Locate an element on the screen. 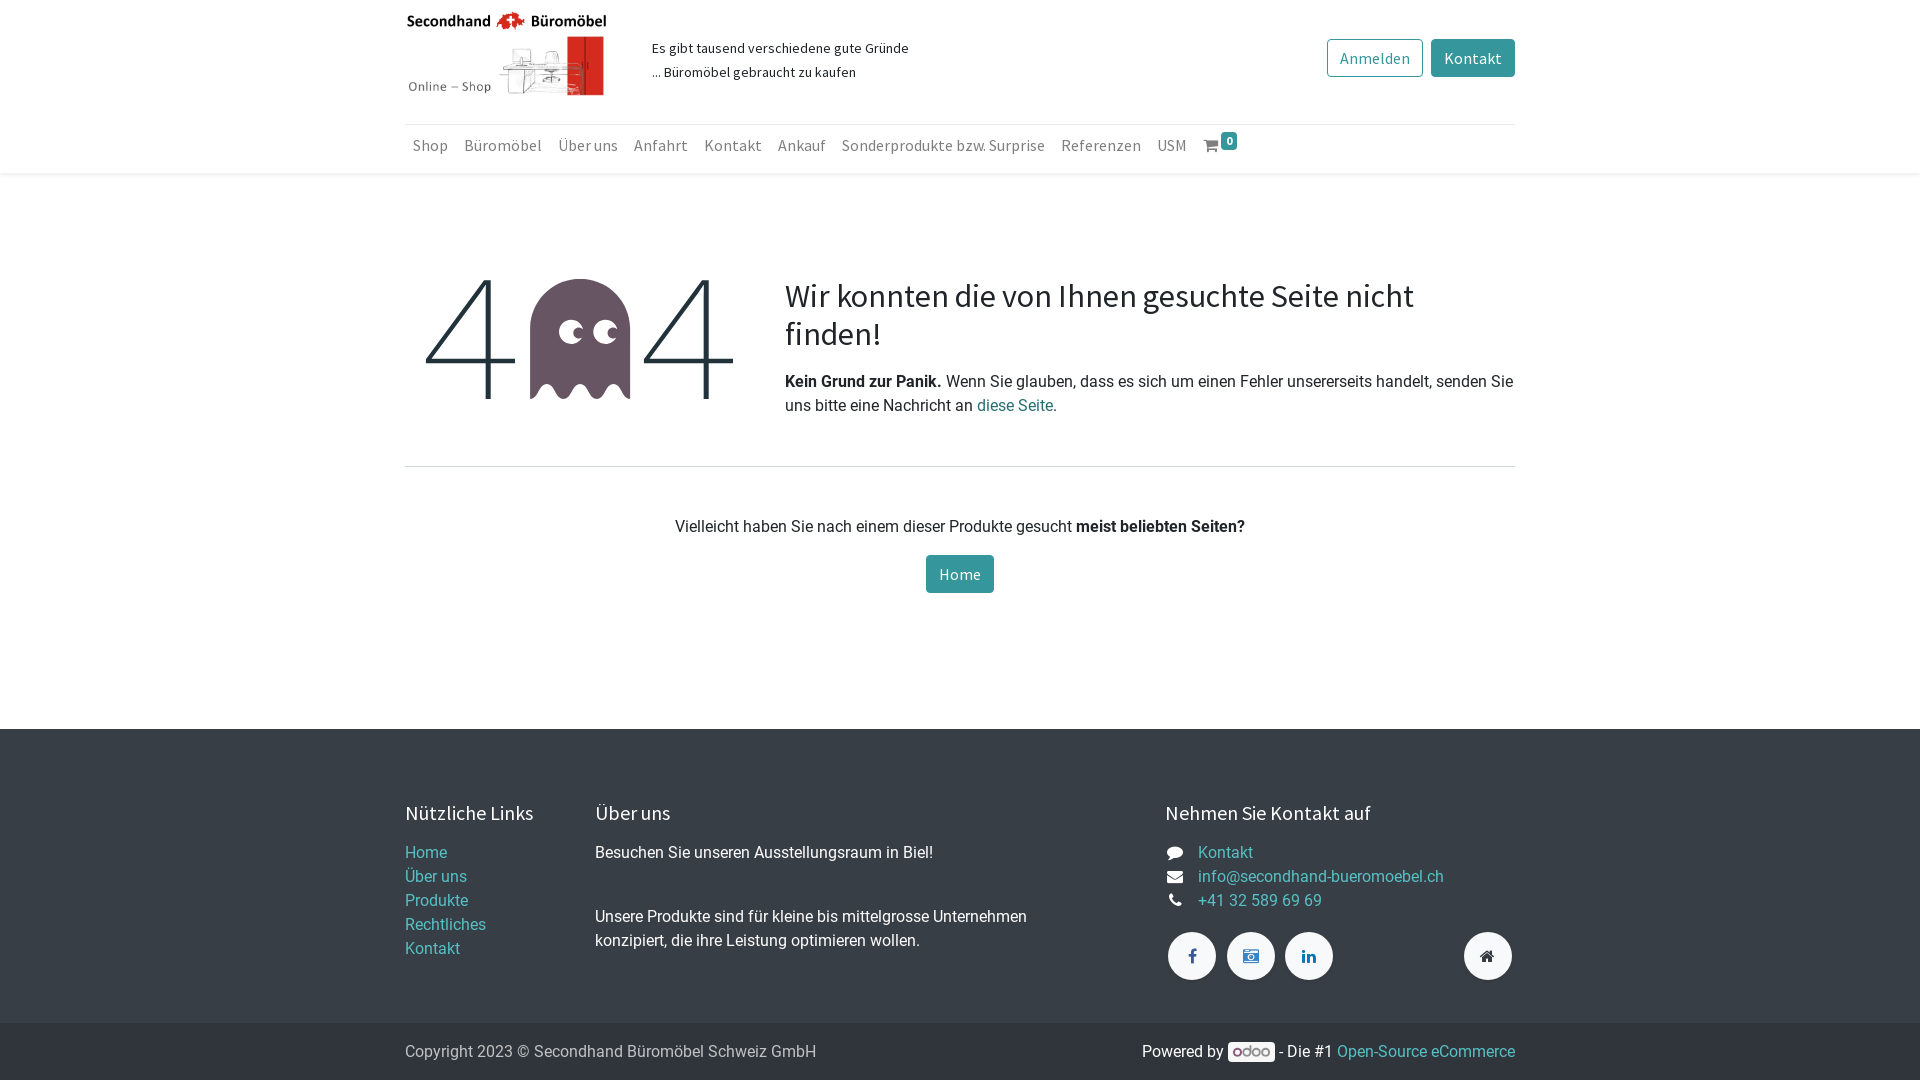  'USM' is located at coordinates (1171, 144).